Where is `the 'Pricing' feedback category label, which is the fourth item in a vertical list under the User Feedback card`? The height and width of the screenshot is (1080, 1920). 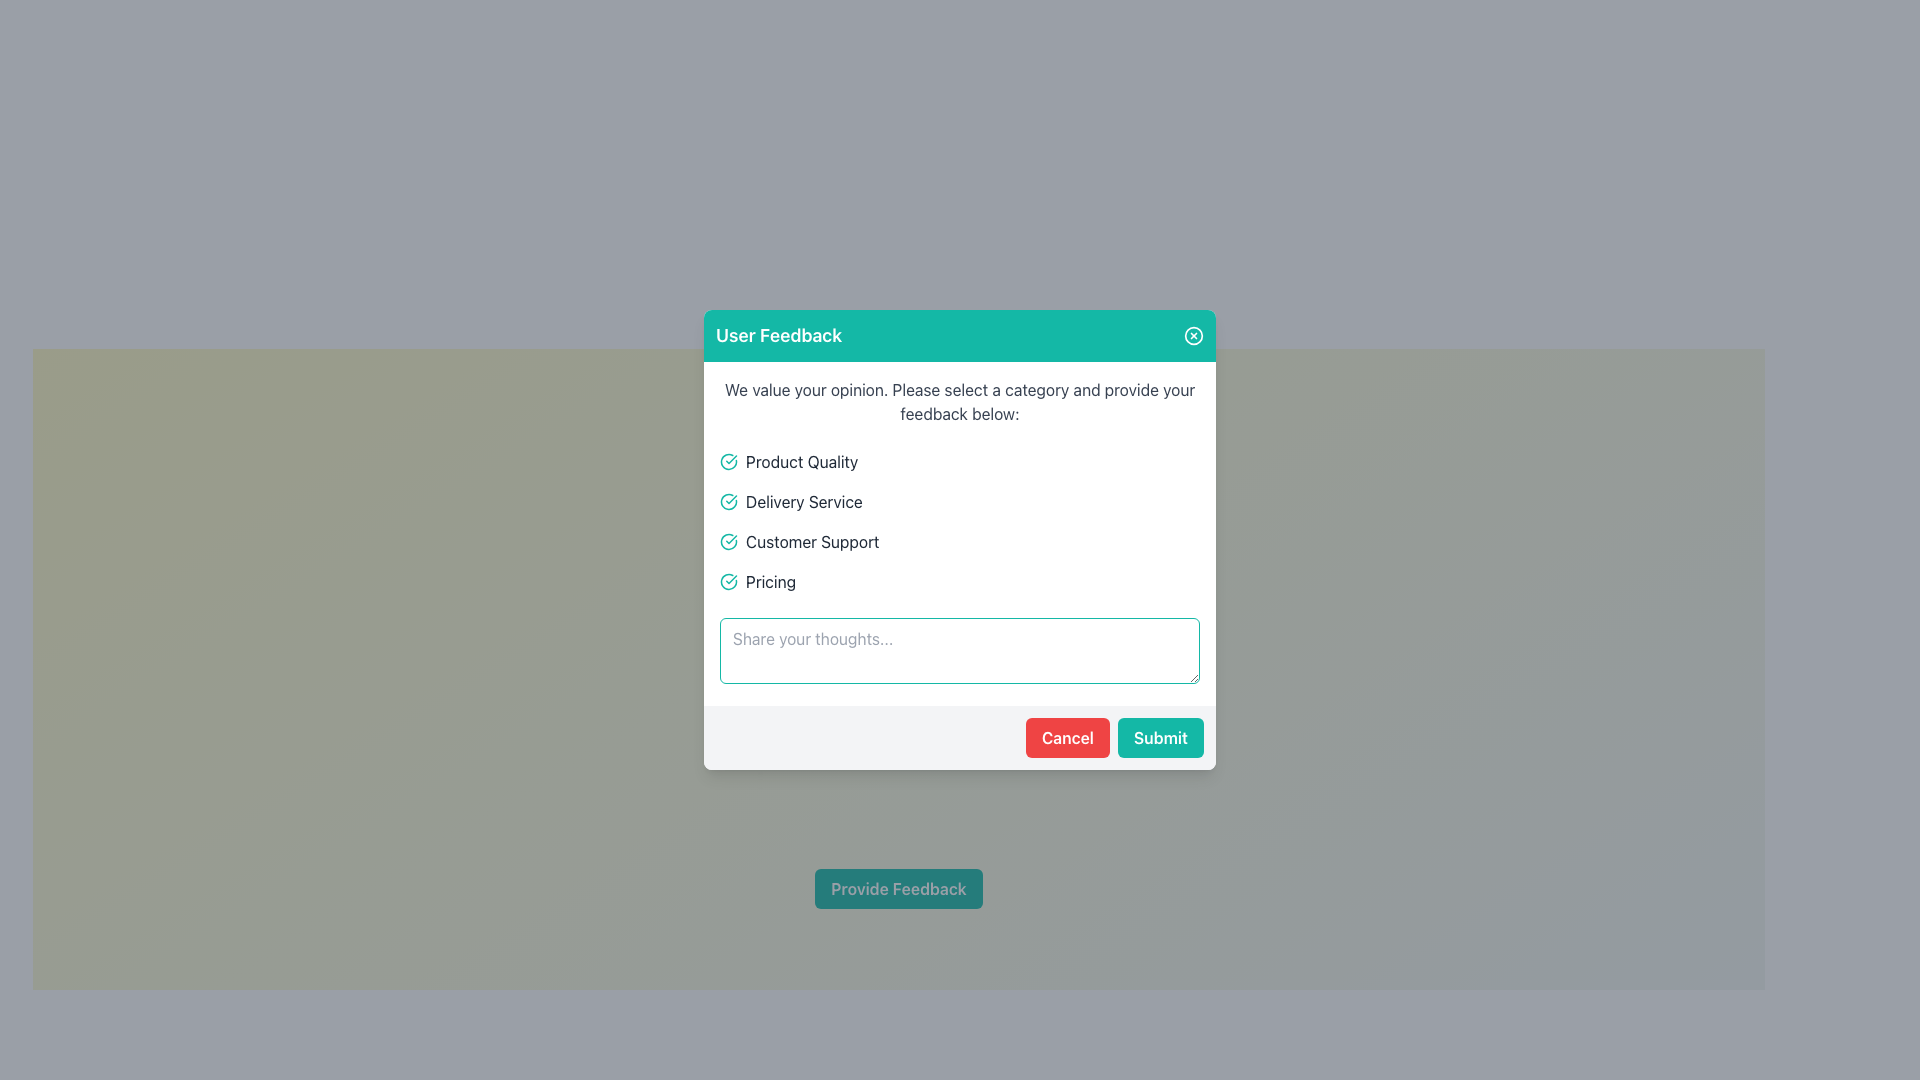 the 'Pricing' feedback category label, which is the fourth item in a vertical list under the User Feedback card is located at coordinates (770, 582).